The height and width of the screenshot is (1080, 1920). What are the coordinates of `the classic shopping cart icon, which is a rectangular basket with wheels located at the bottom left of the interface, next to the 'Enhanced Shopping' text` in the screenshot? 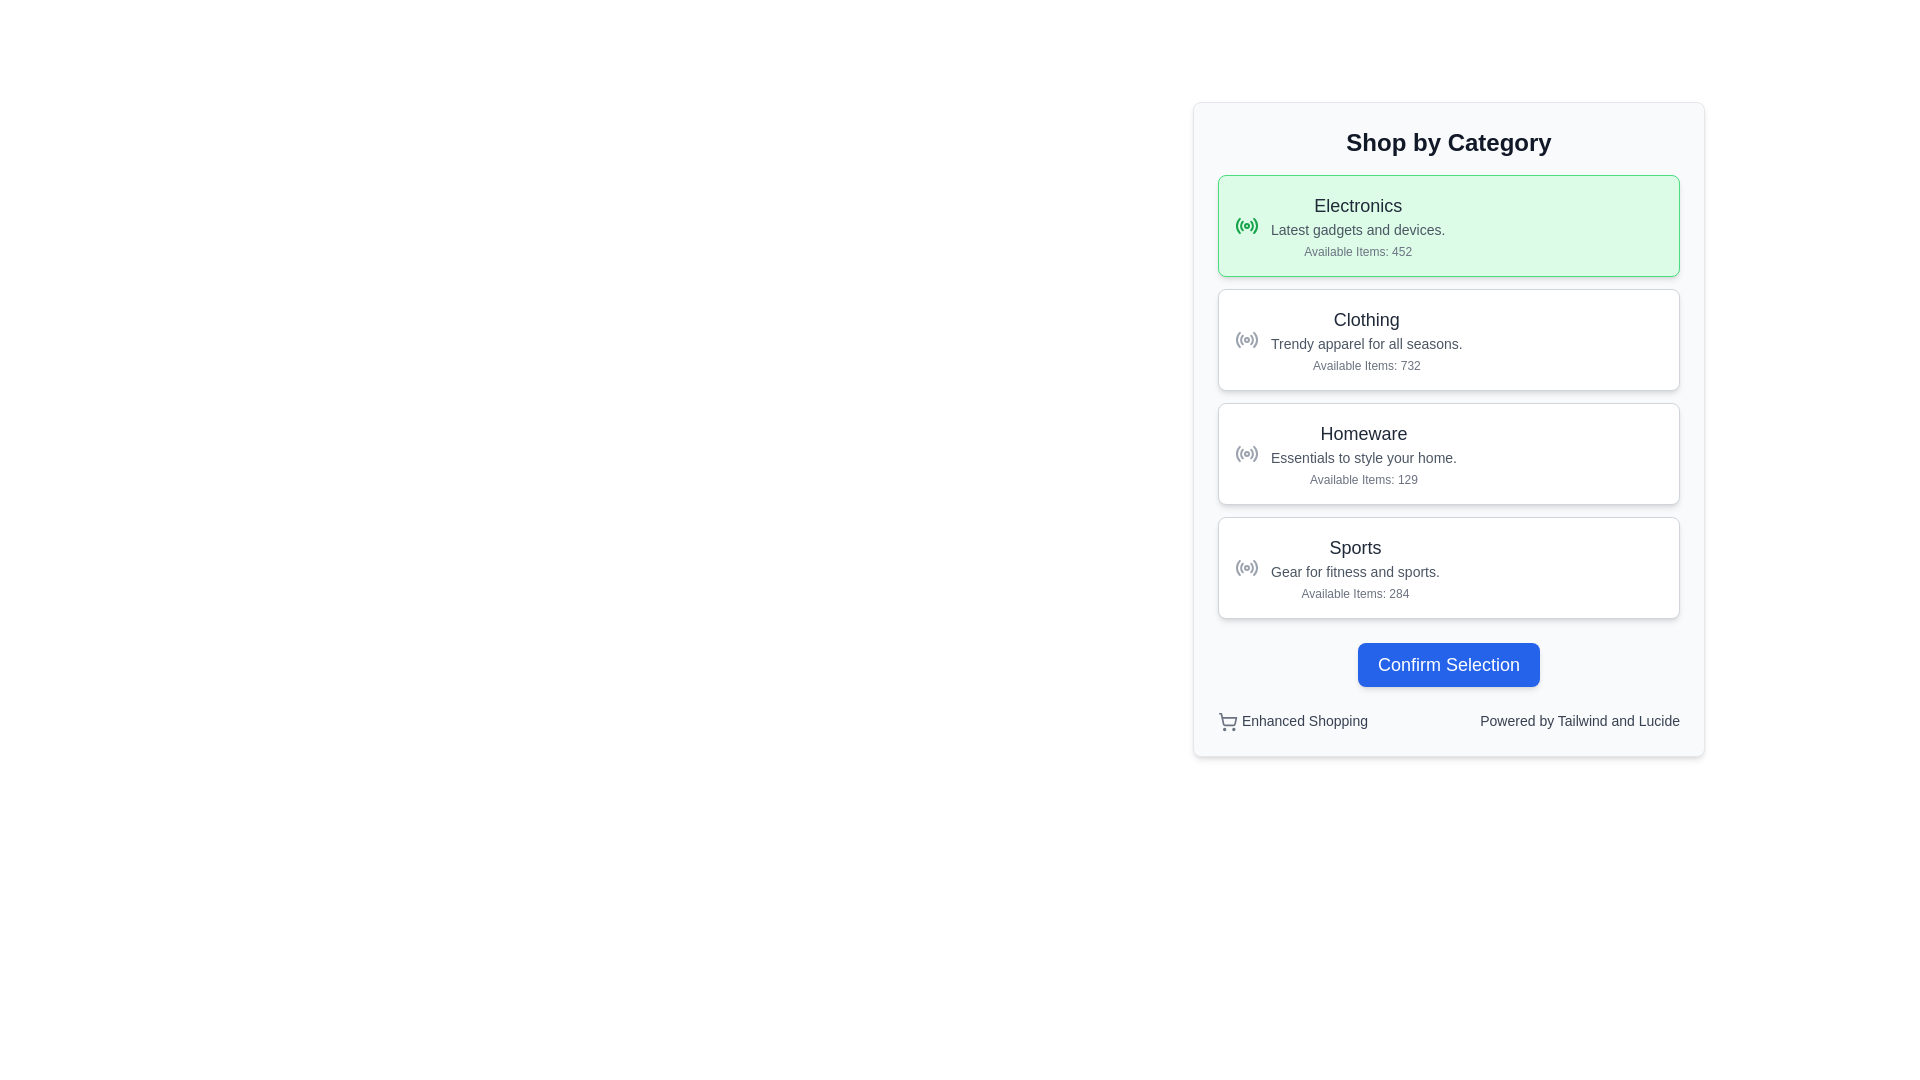 It's located at (1227, 721).